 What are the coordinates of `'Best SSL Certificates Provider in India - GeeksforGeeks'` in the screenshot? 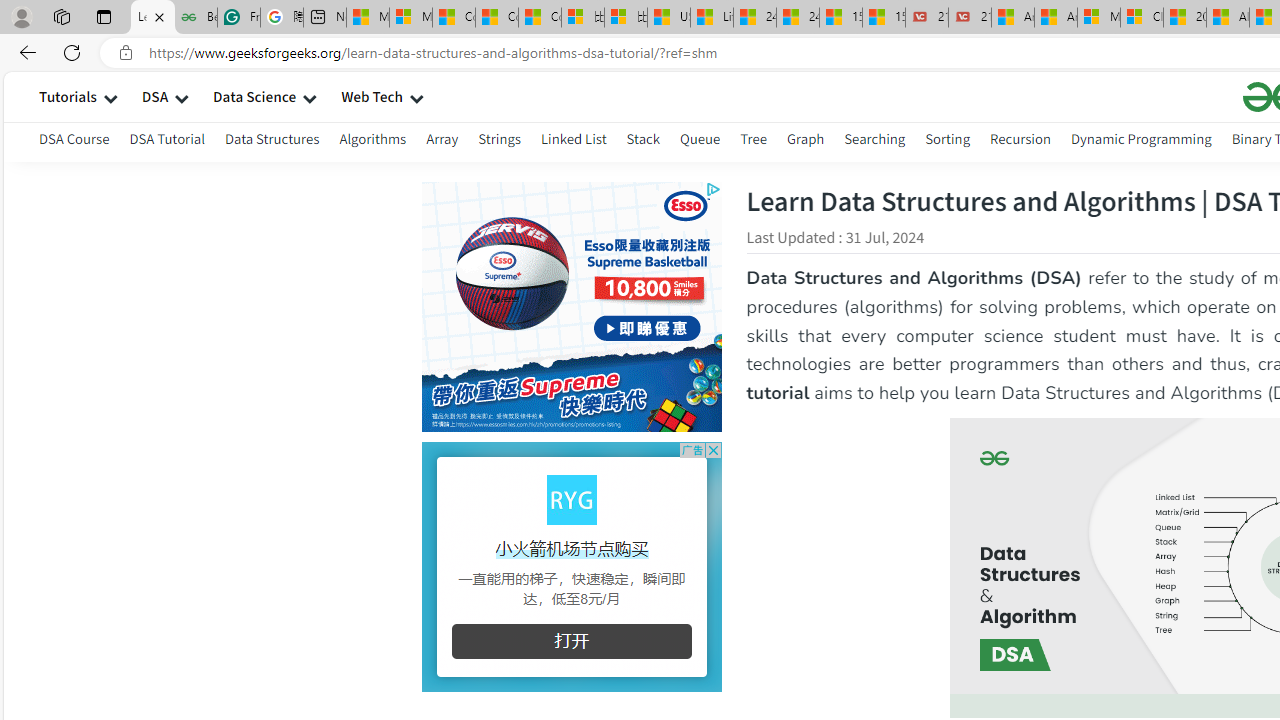 It's located at (196, 17).